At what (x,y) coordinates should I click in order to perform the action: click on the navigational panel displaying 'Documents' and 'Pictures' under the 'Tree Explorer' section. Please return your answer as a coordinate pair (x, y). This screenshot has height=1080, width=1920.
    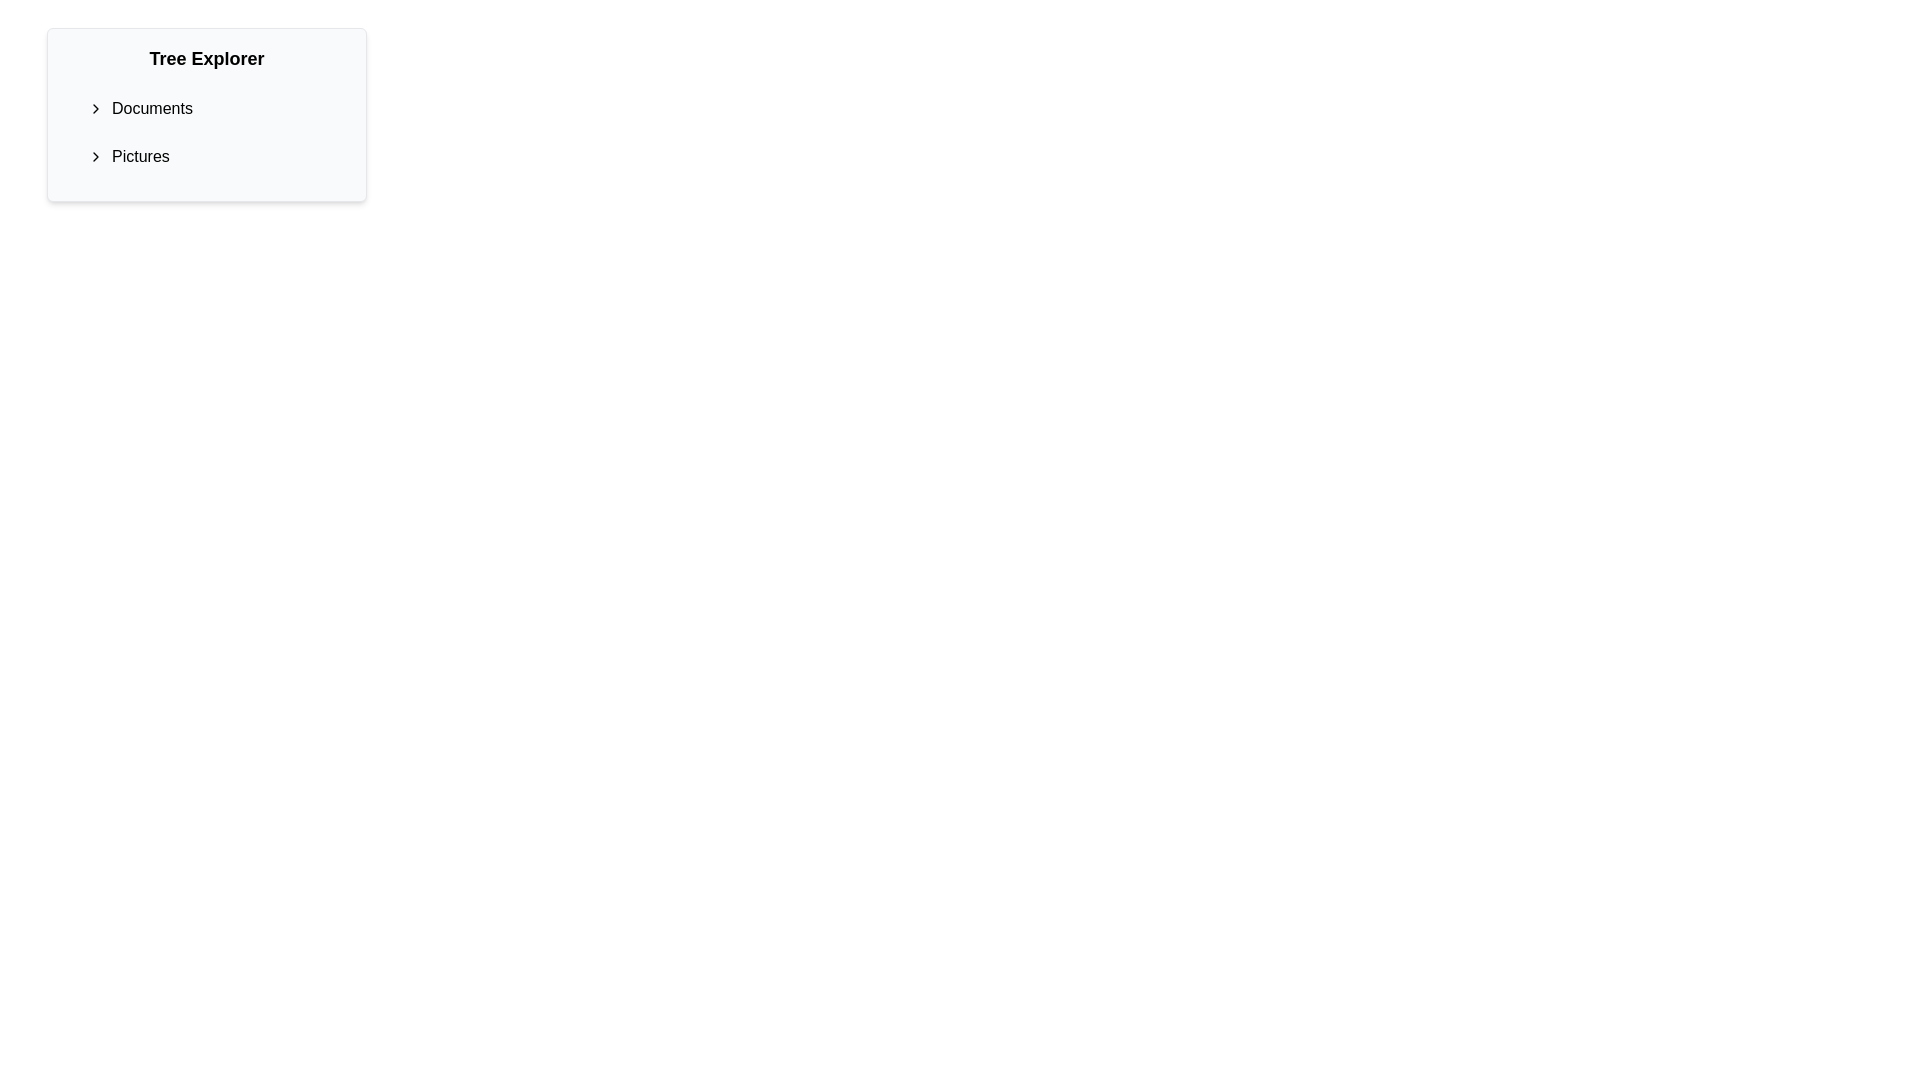
    Looking at the image, I should click on (206, 115).